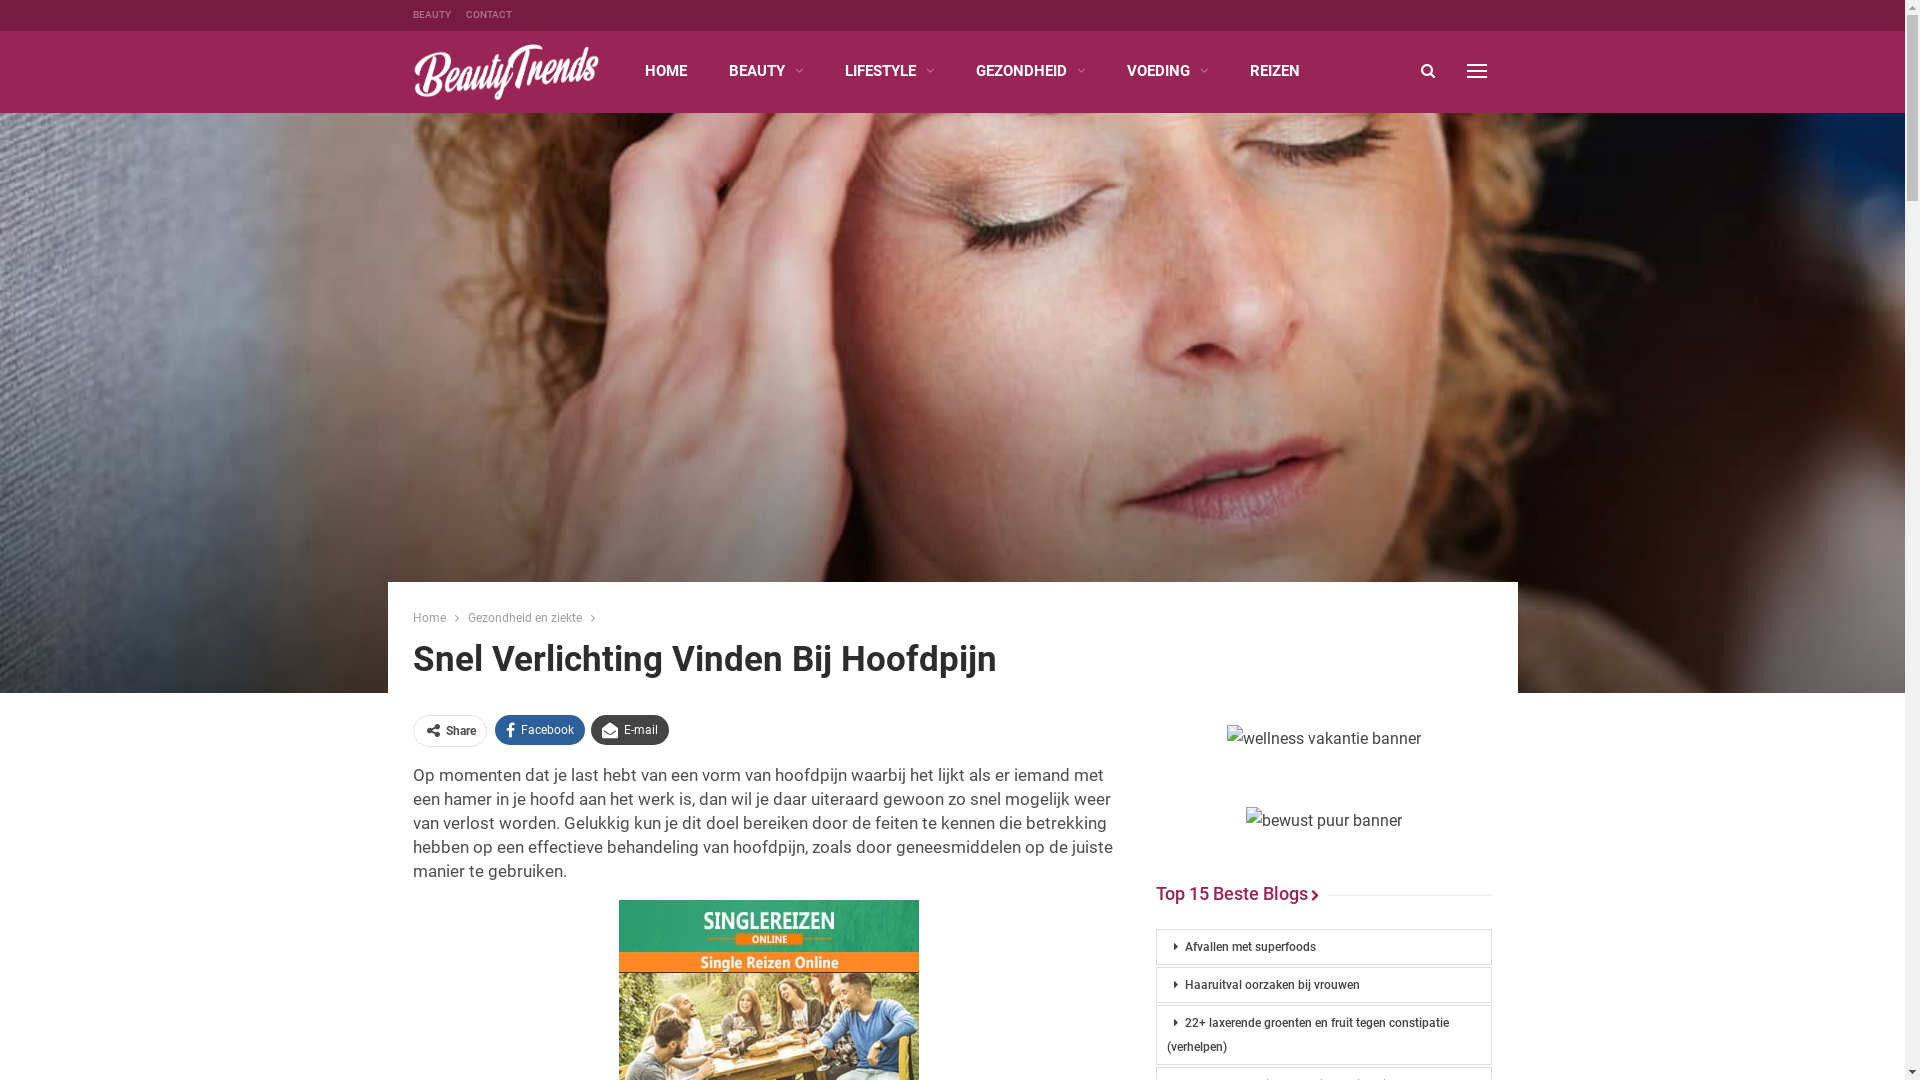 The width and height of the screenshot is (1920, 1080). I want to click on 'VOEDING', so click(1108, 69).